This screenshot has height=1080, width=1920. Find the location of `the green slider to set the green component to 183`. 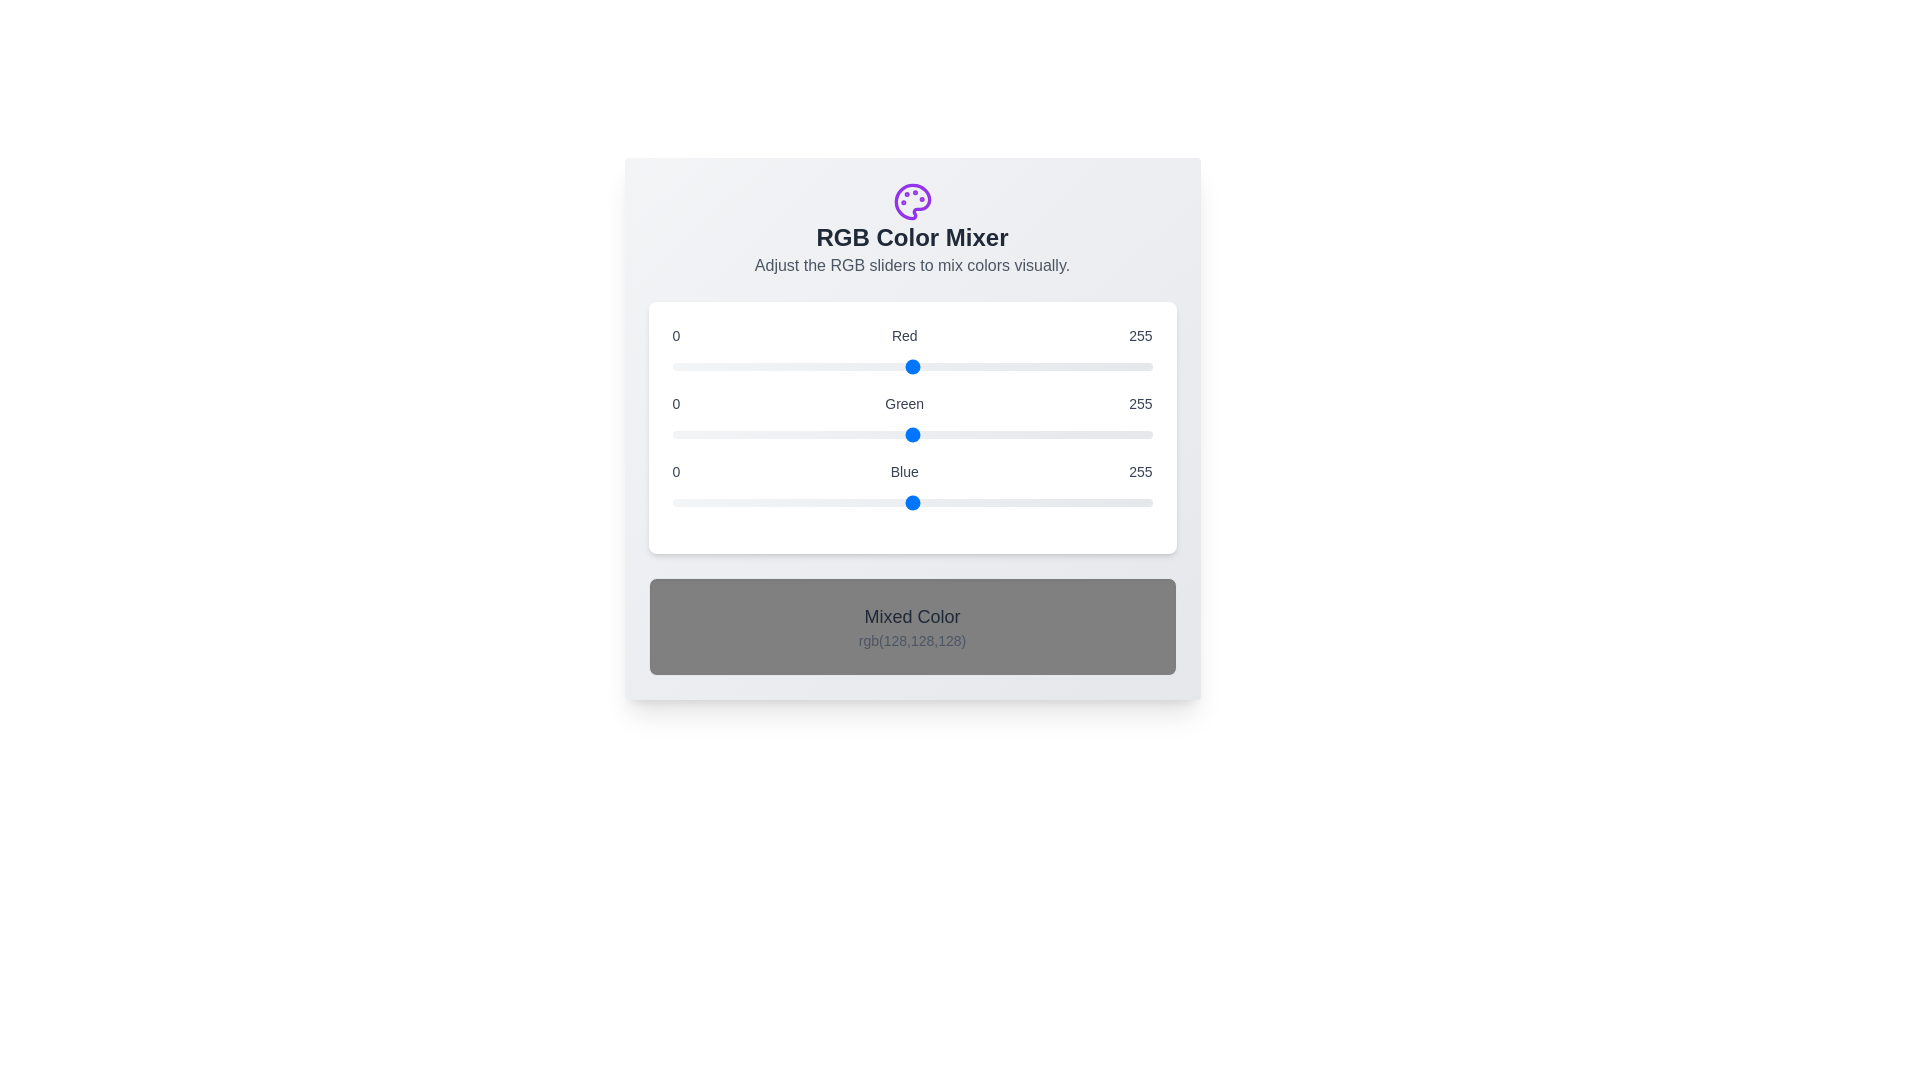

the green slider to set the green component to 183 is located at coordinates (1017, 434).